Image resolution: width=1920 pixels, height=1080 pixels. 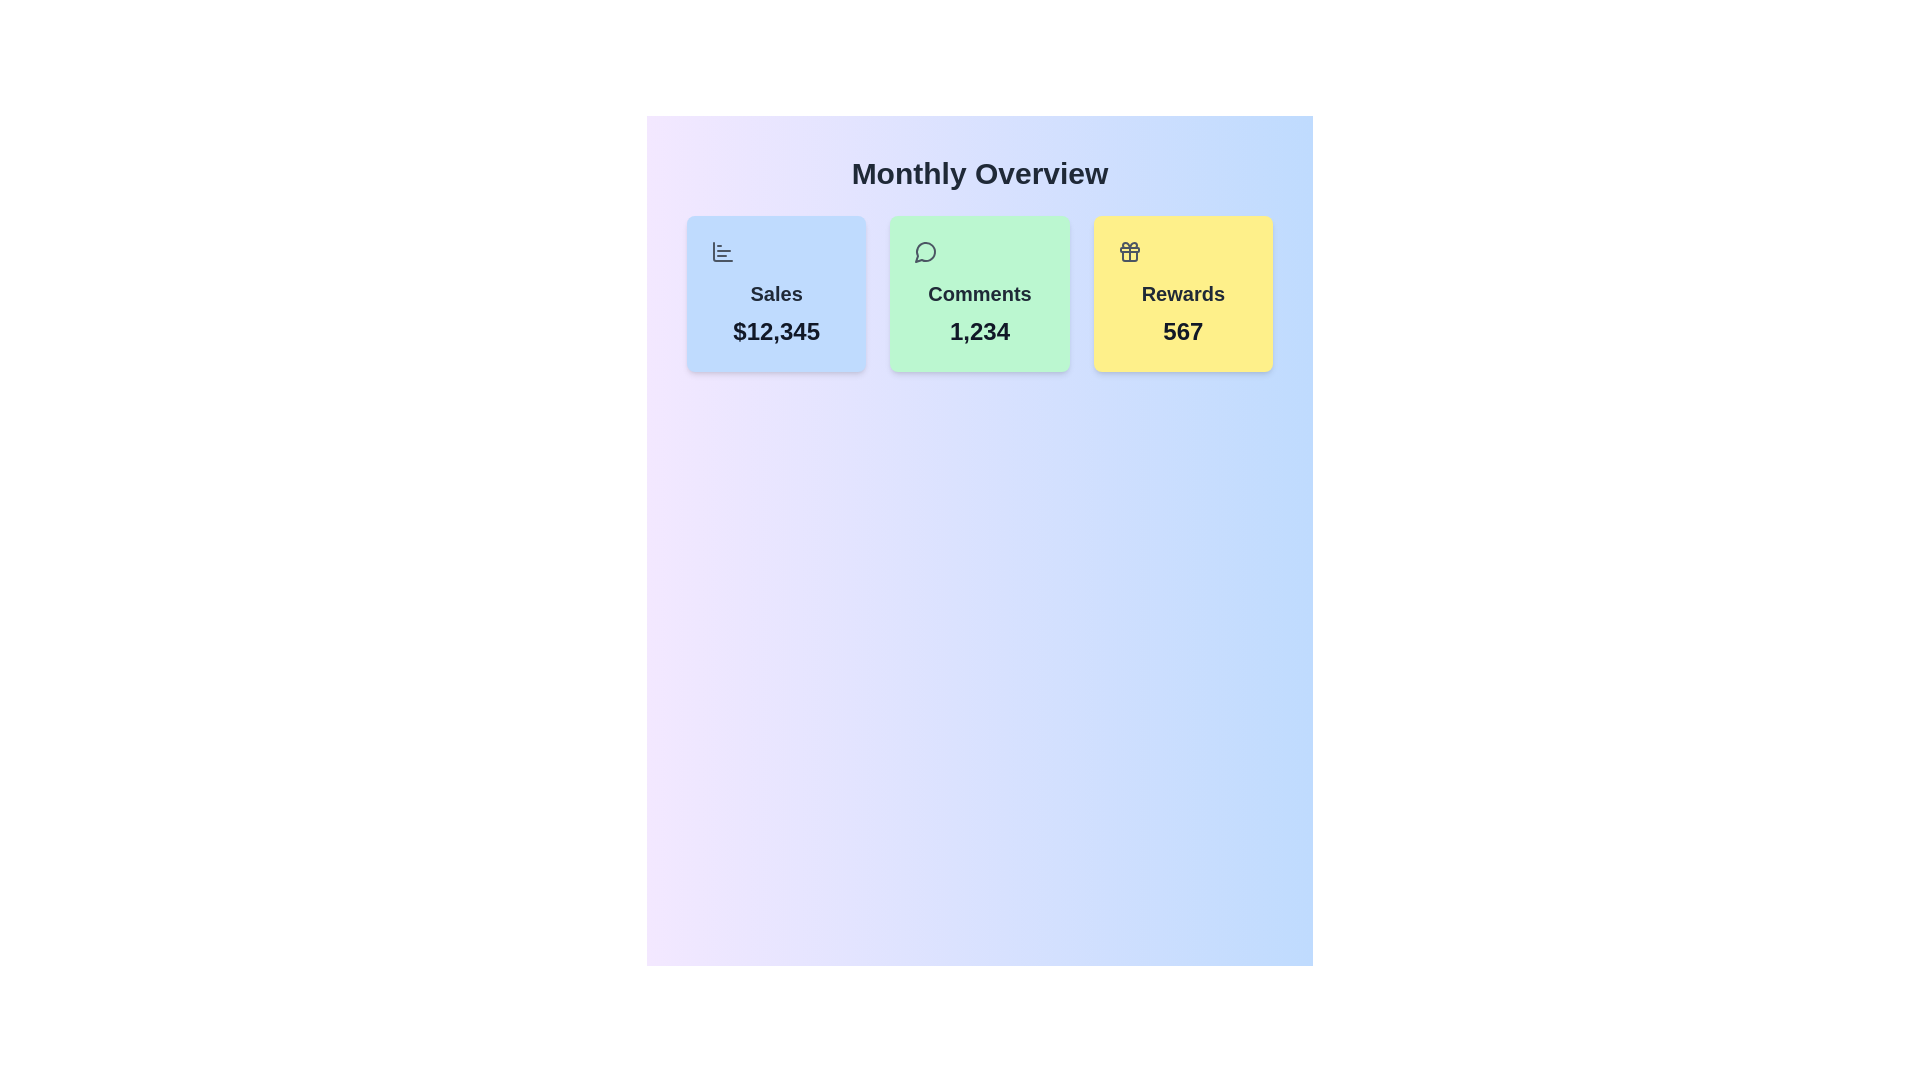 I want to click on the text element displaying the count '567' located in the yellow card labeled 'Rewards' beneath its title, so click(x=1183, y=330).